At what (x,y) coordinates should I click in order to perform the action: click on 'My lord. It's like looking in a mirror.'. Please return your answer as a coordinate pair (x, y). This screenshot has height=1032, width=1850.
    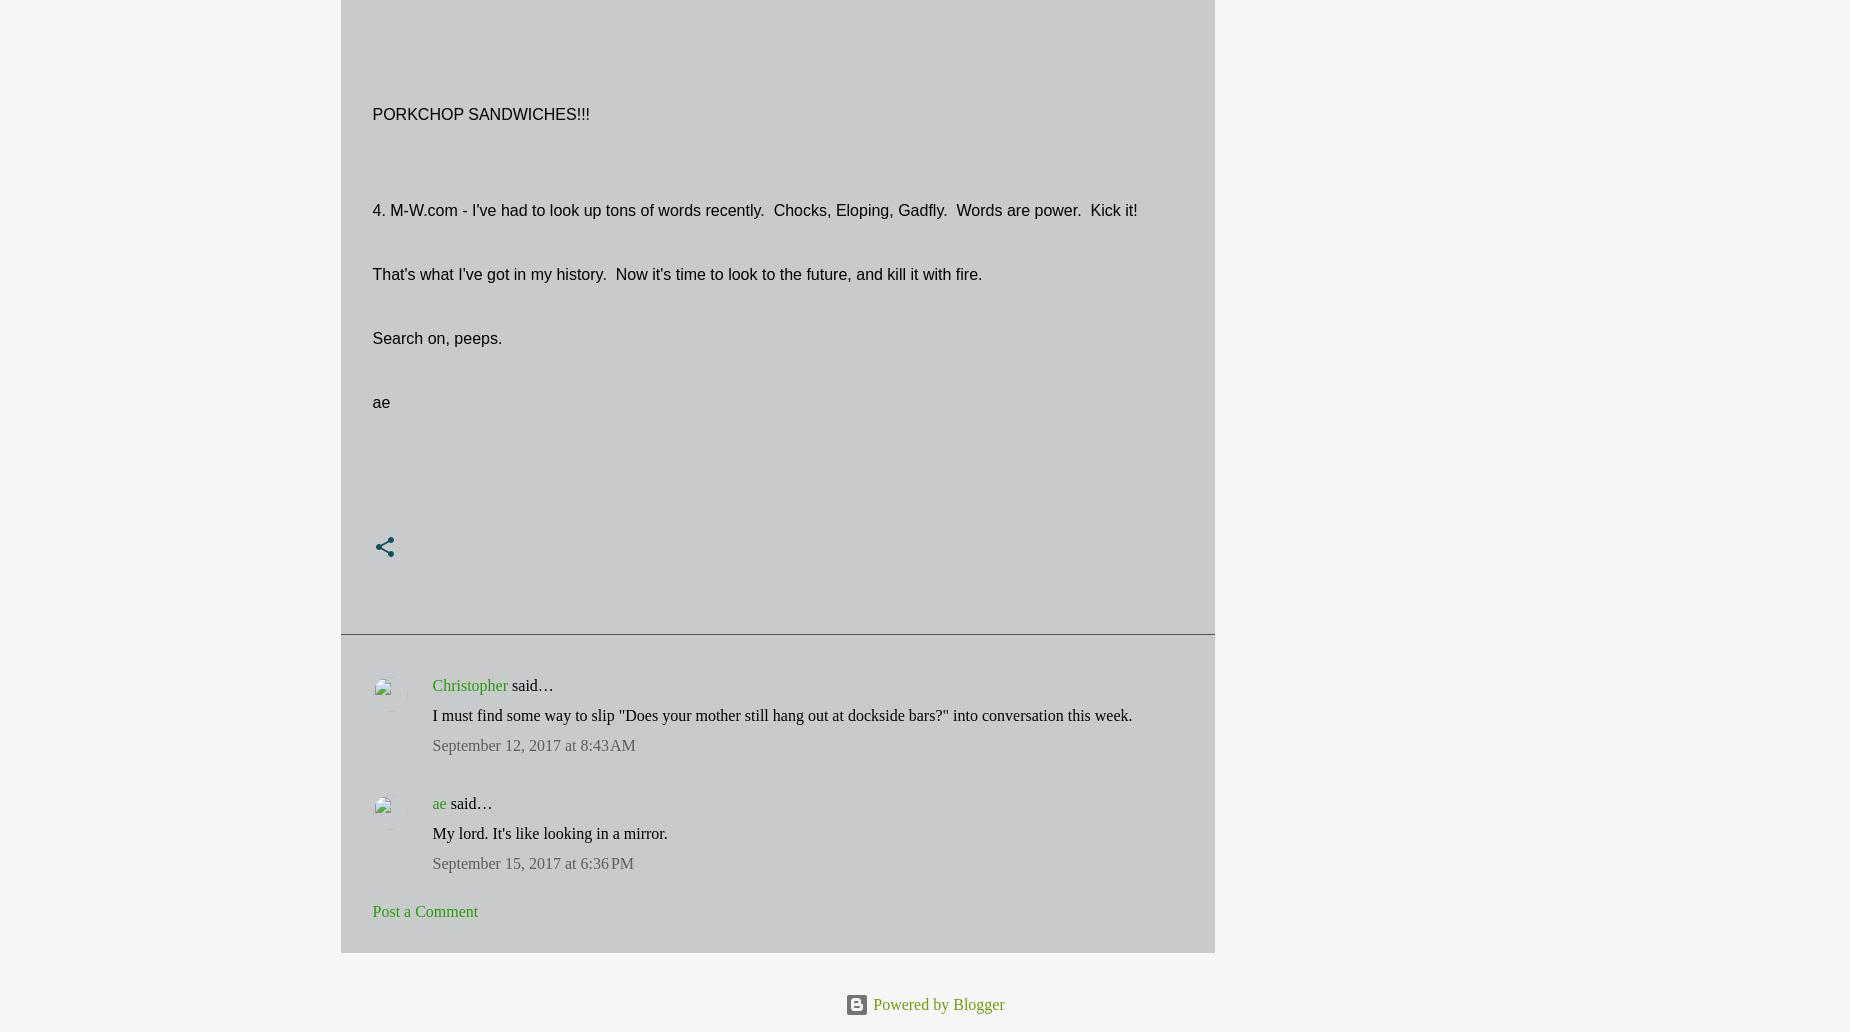
    Looking at the image, I should click on (549, 833).